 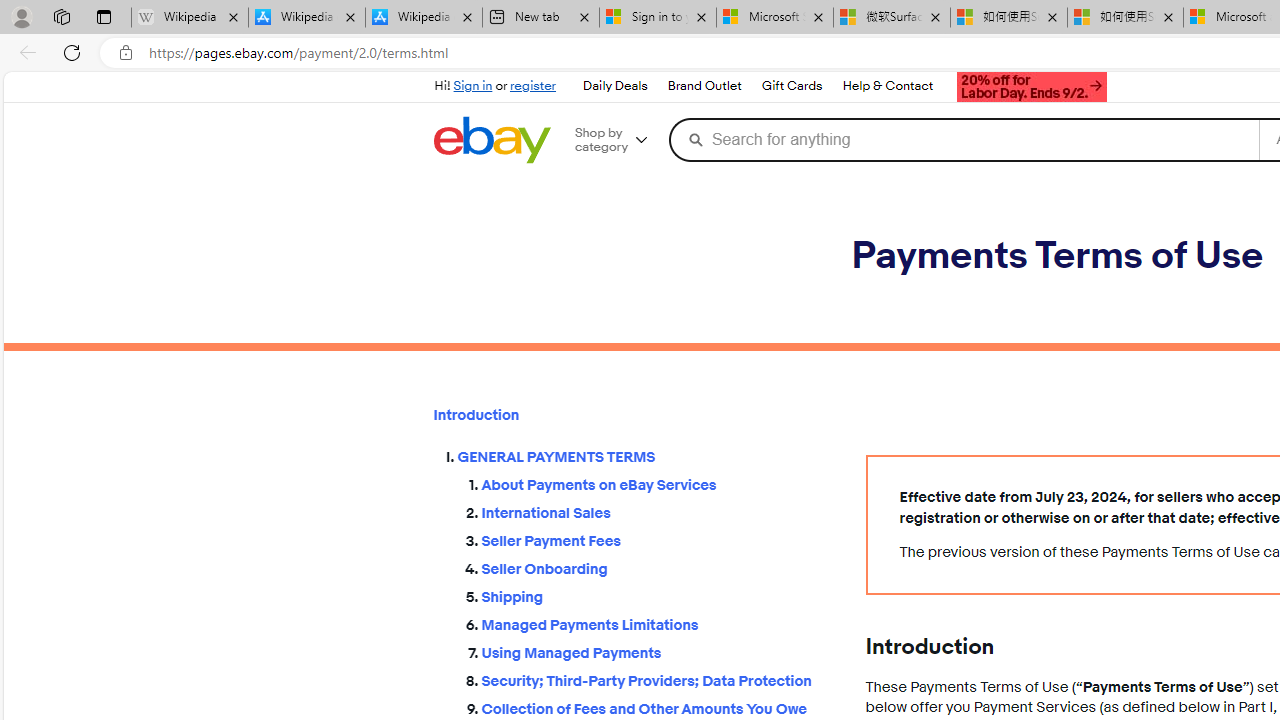 I want to click on 'Help & Contact', so click(x=886, y=85).